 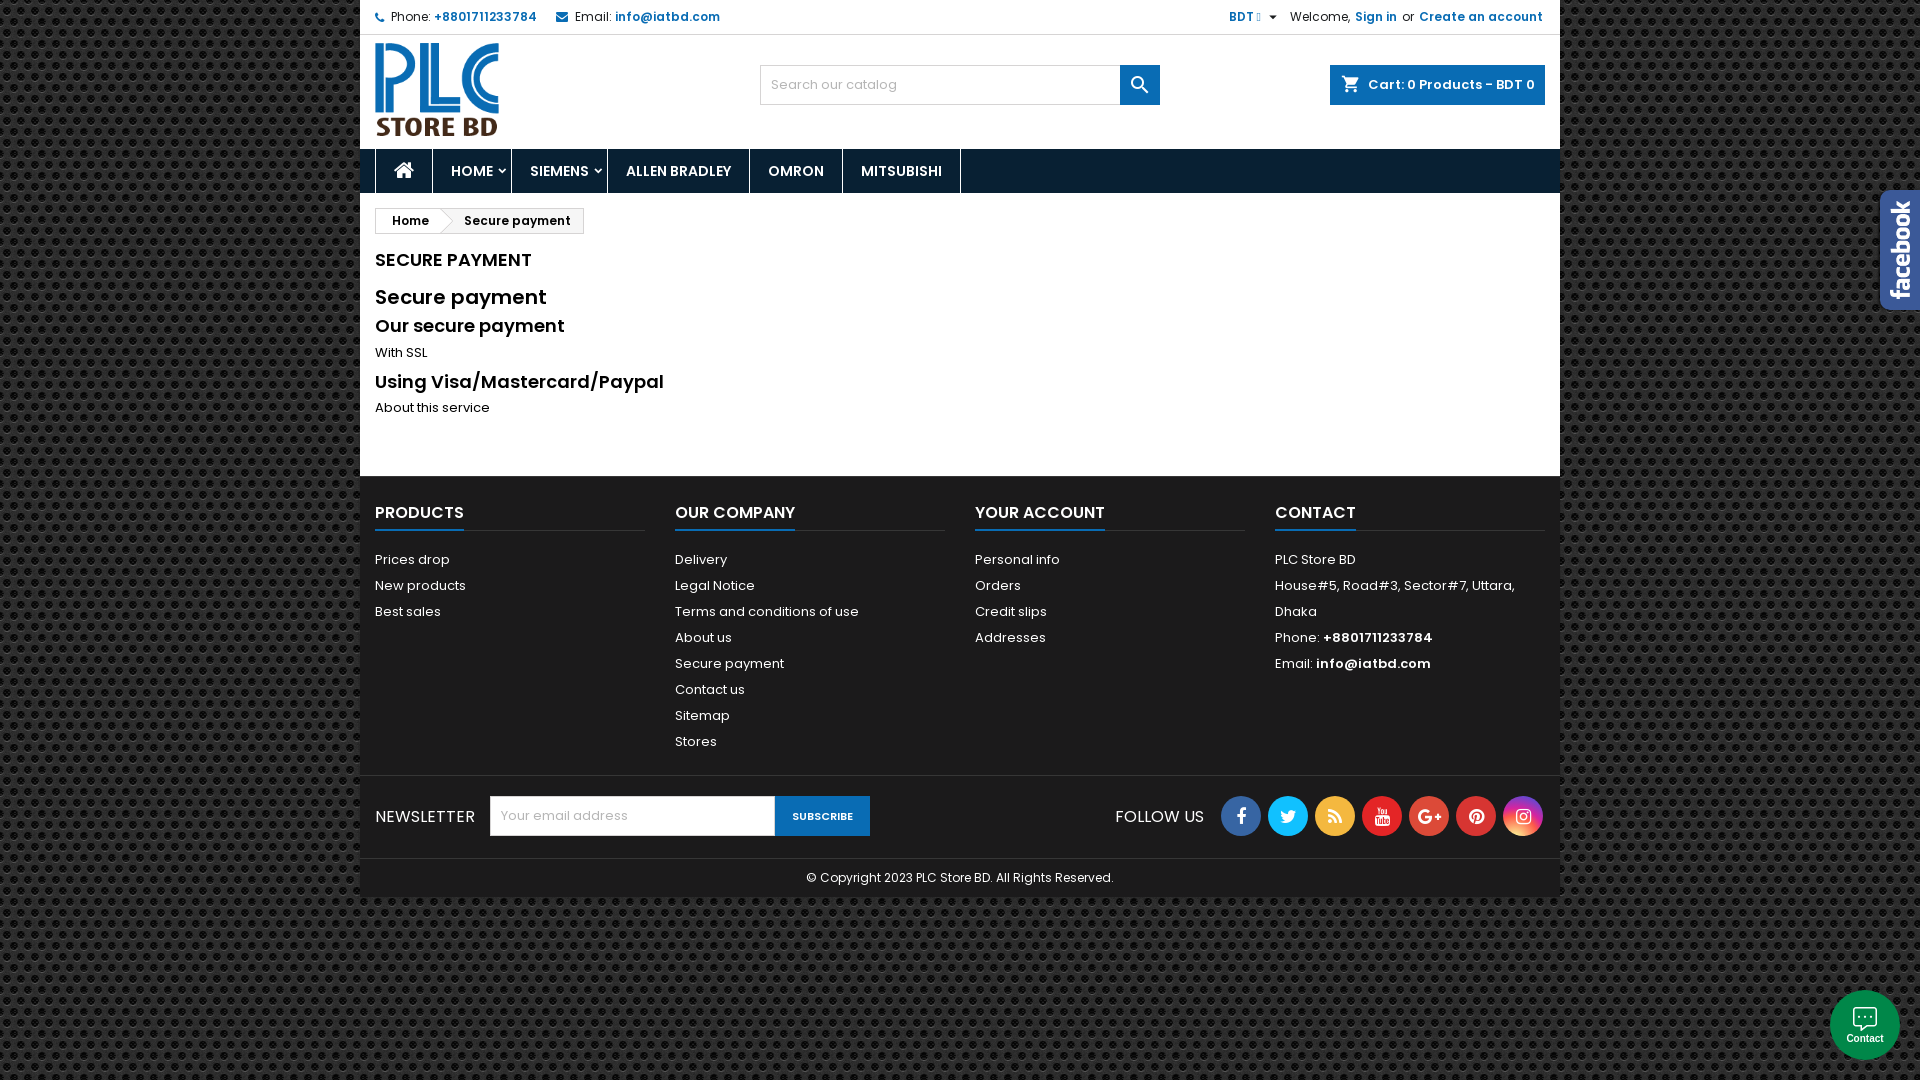 What do you see at coordinates (675, 585) in the screenshot?
I see `'Legal Notice'` at bounding box center [675, 585].